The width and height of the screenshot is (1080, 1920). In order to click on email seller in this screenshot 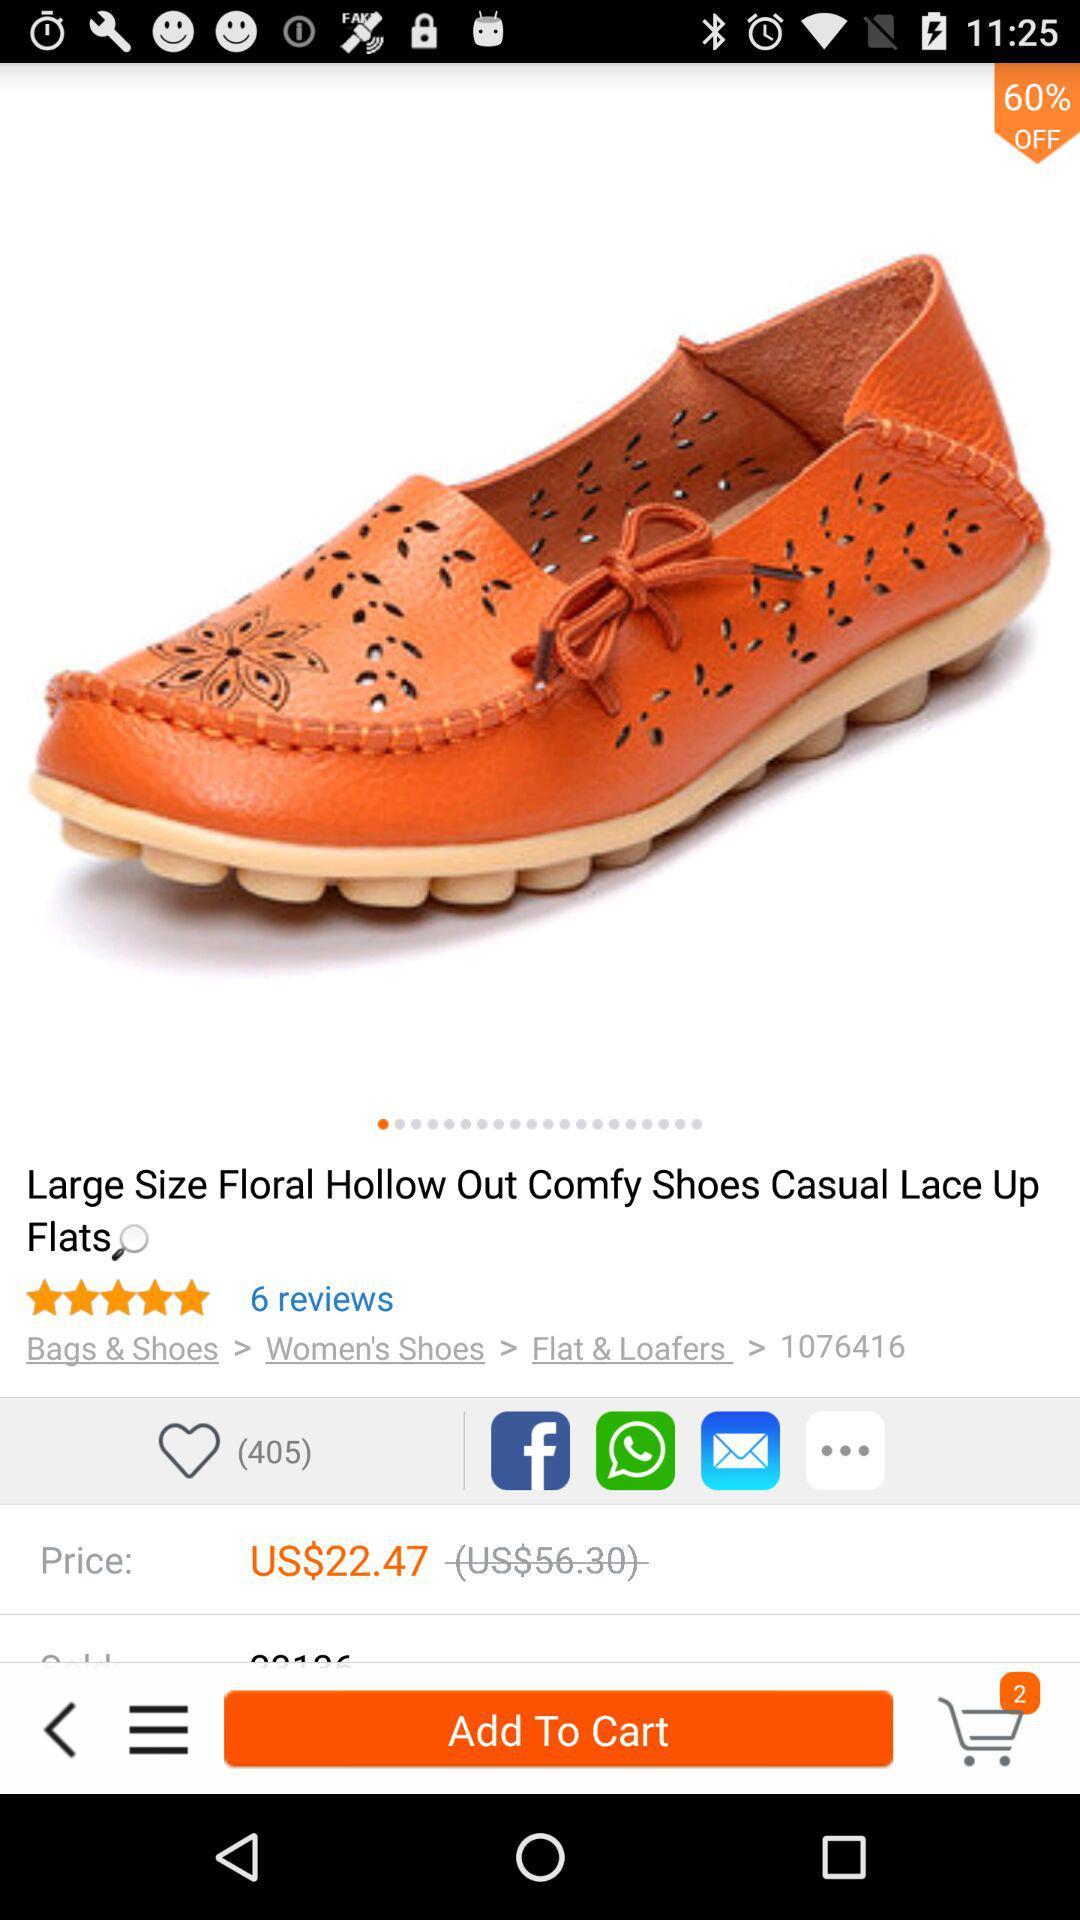, I will do `click(740, 1450)`.